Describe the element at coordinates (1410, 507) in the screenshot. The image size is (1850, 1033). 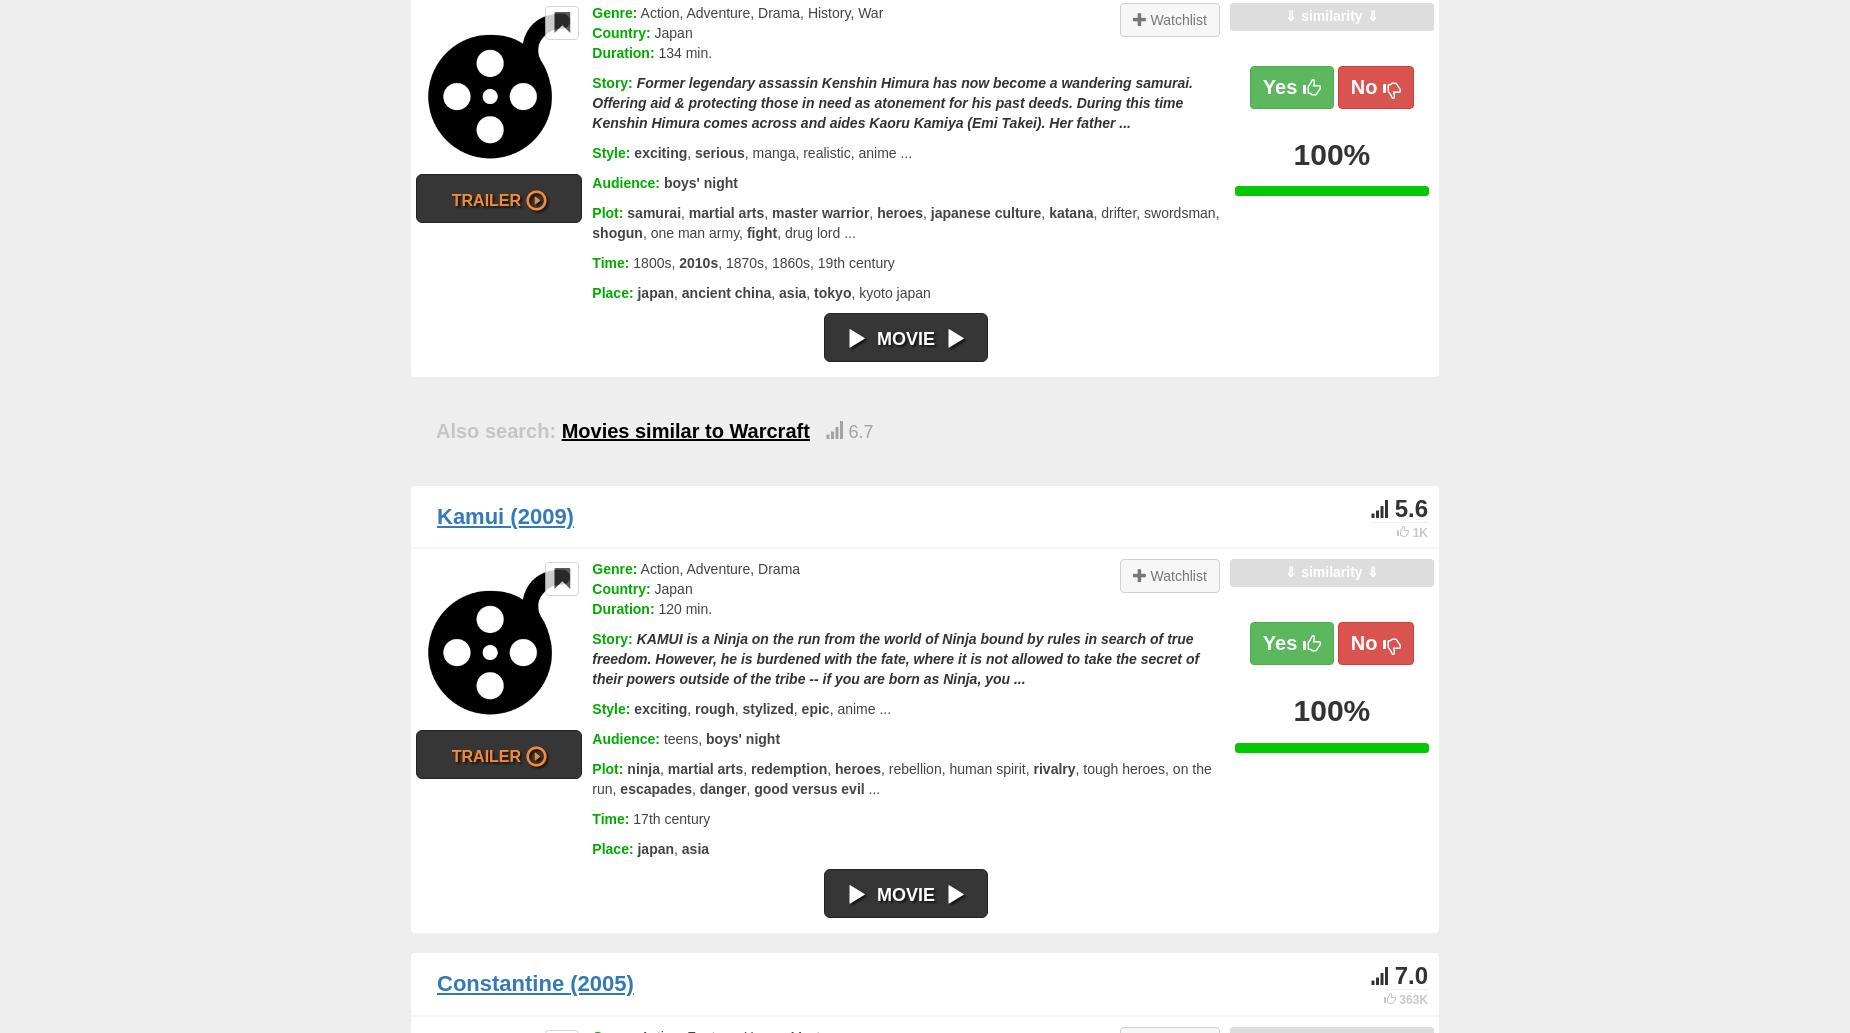
I see `'5.6'` at that location.